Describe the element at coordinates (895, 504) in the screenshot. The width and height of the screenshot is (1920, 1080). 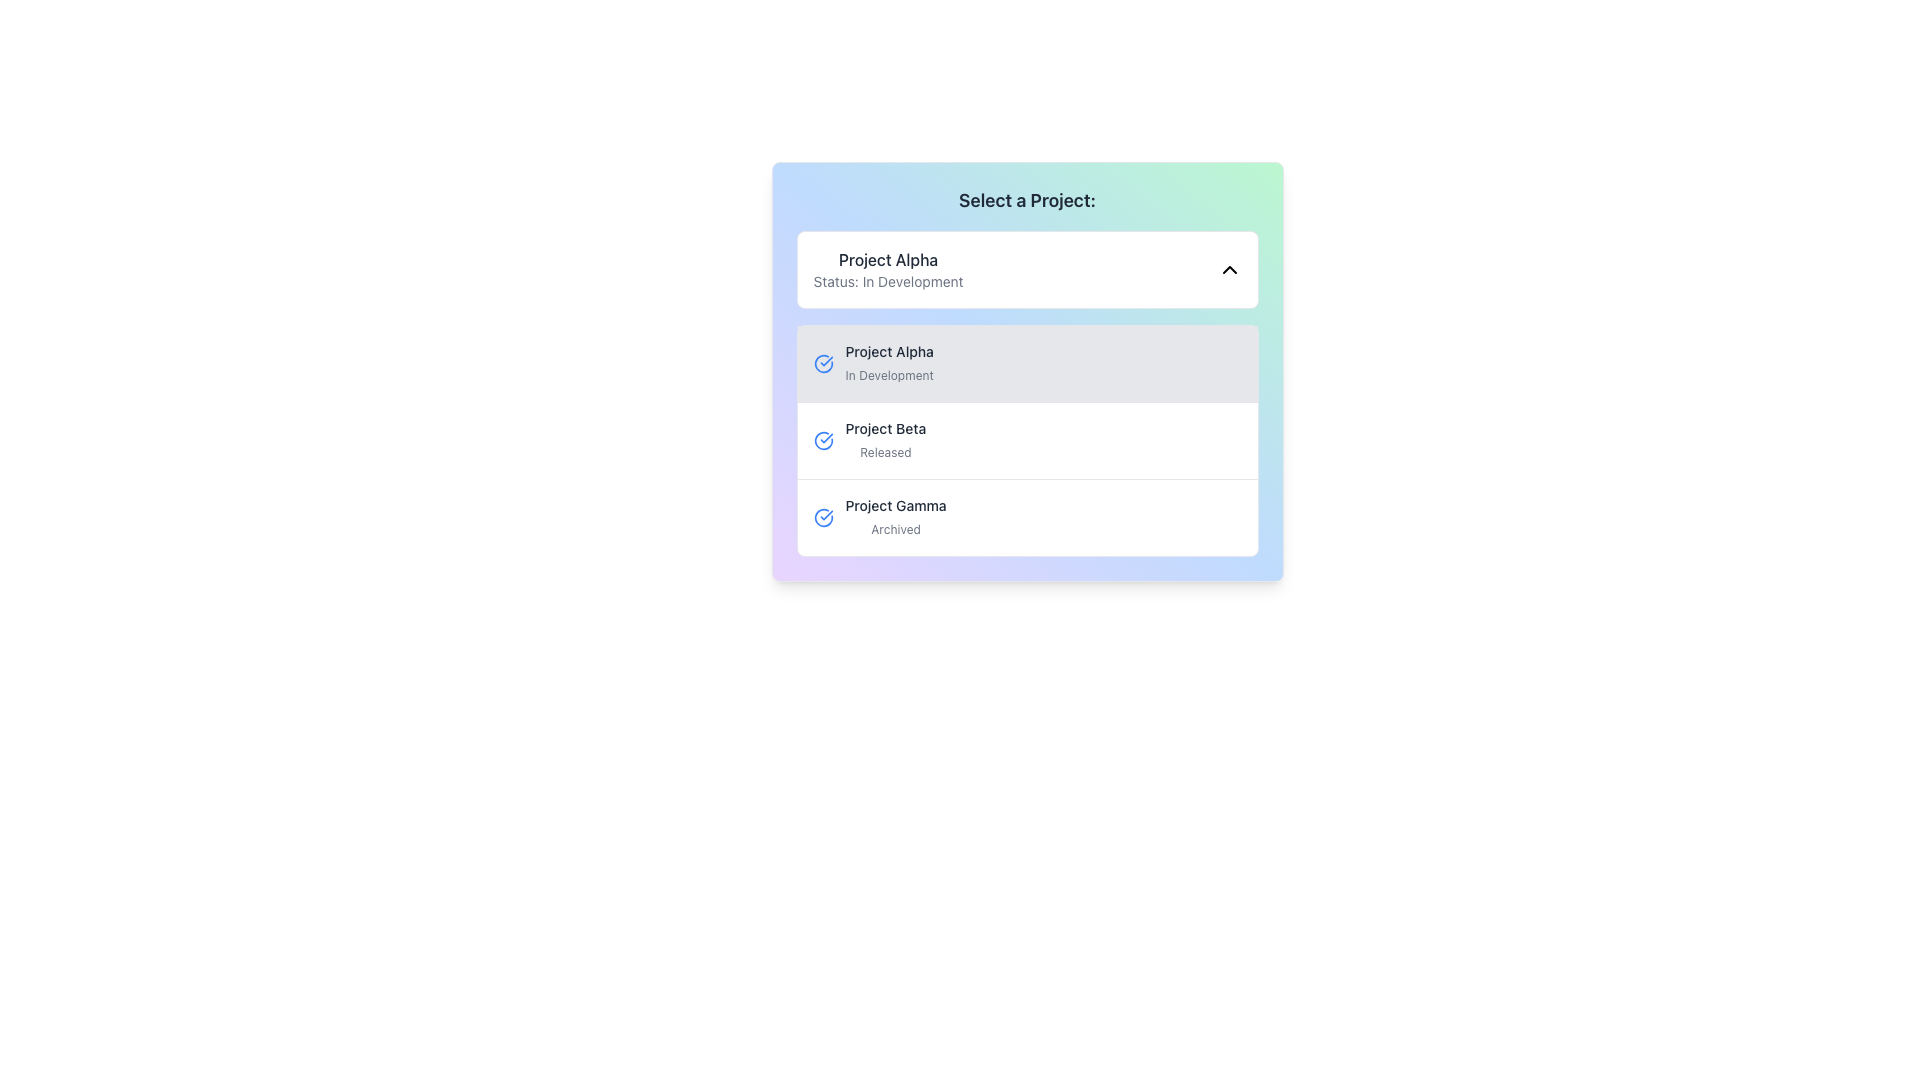
I see `the text label displaying 'Project Gamma'` at that location.